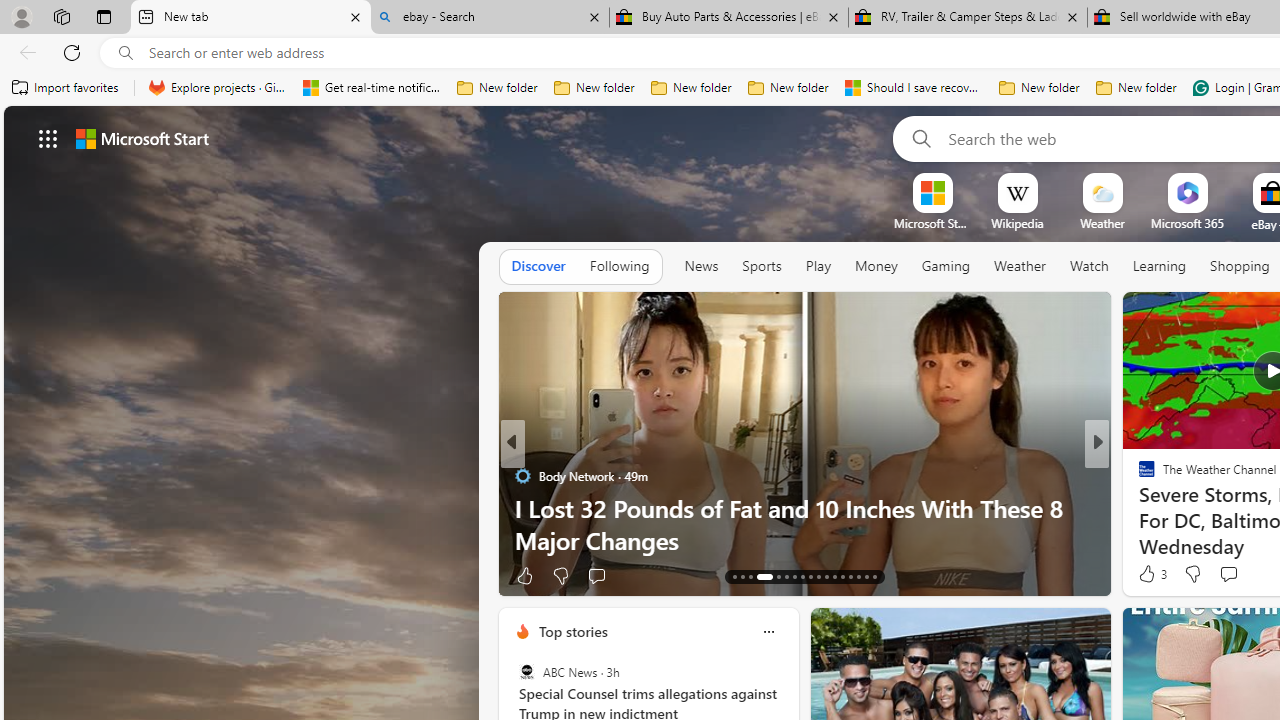  I want to click on 'Ad', so click(1142, 576).